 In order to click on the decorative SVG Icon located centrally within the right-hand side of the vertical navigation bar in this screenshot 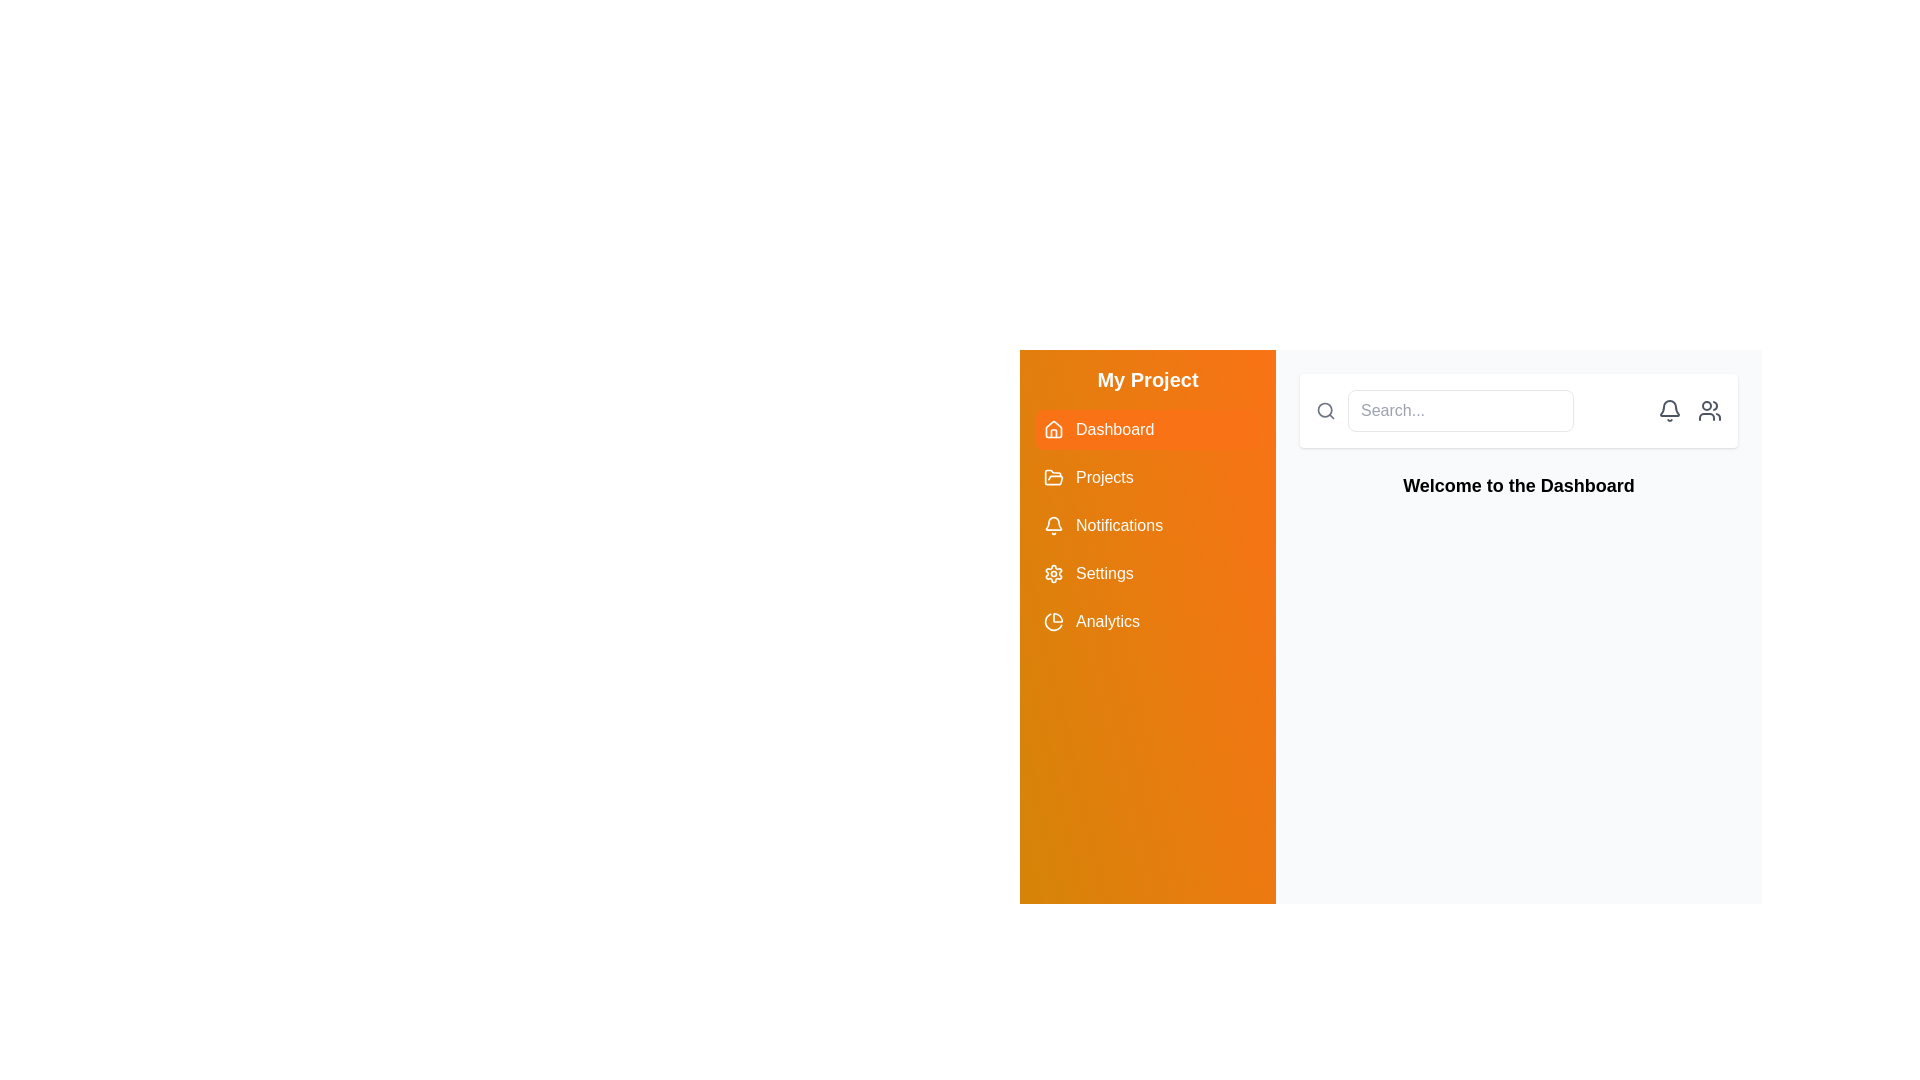, I will do `click(1053, 477)`.